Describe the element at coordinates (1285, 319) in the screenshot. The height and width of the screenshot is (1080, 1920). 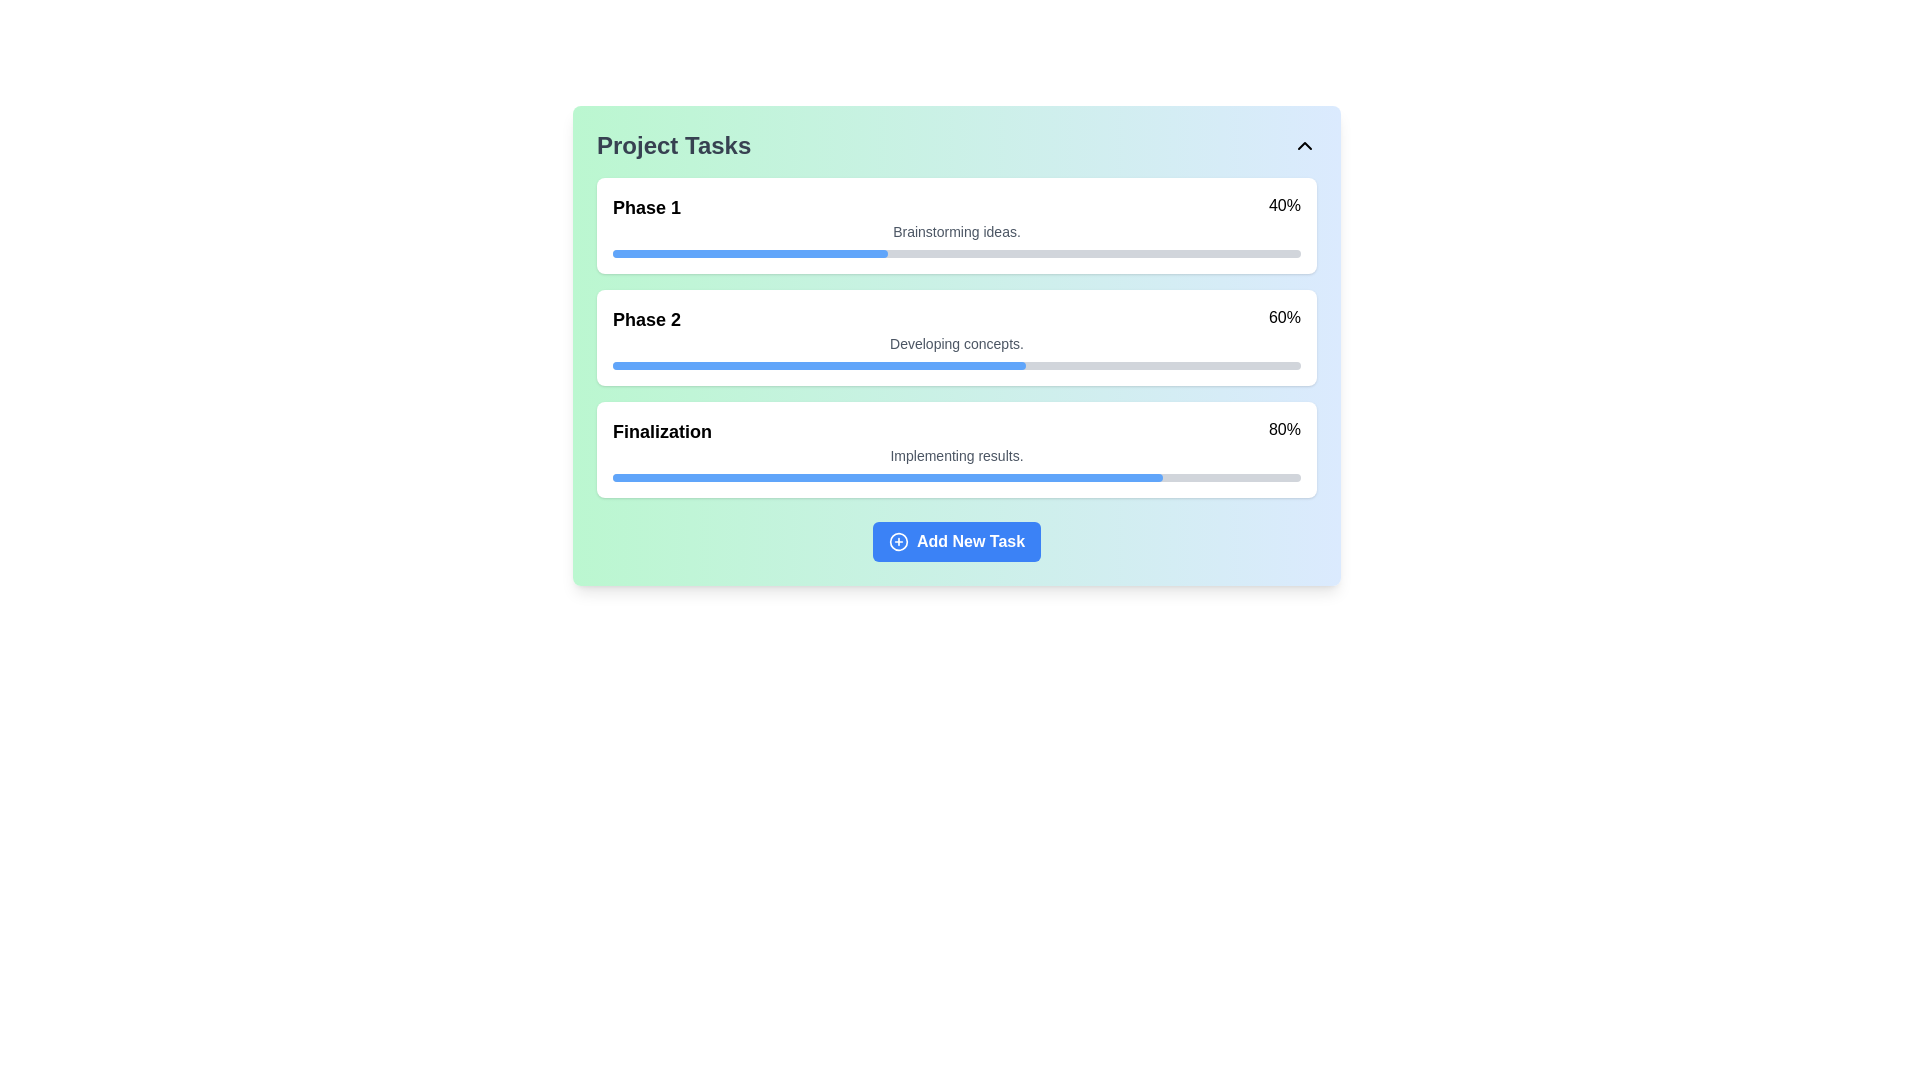
I see `text indicating the current completion percentage (60%) of the 'Phase 2' project task, located near the top right corner of the 'Phase 2' section in the task list` at that location.